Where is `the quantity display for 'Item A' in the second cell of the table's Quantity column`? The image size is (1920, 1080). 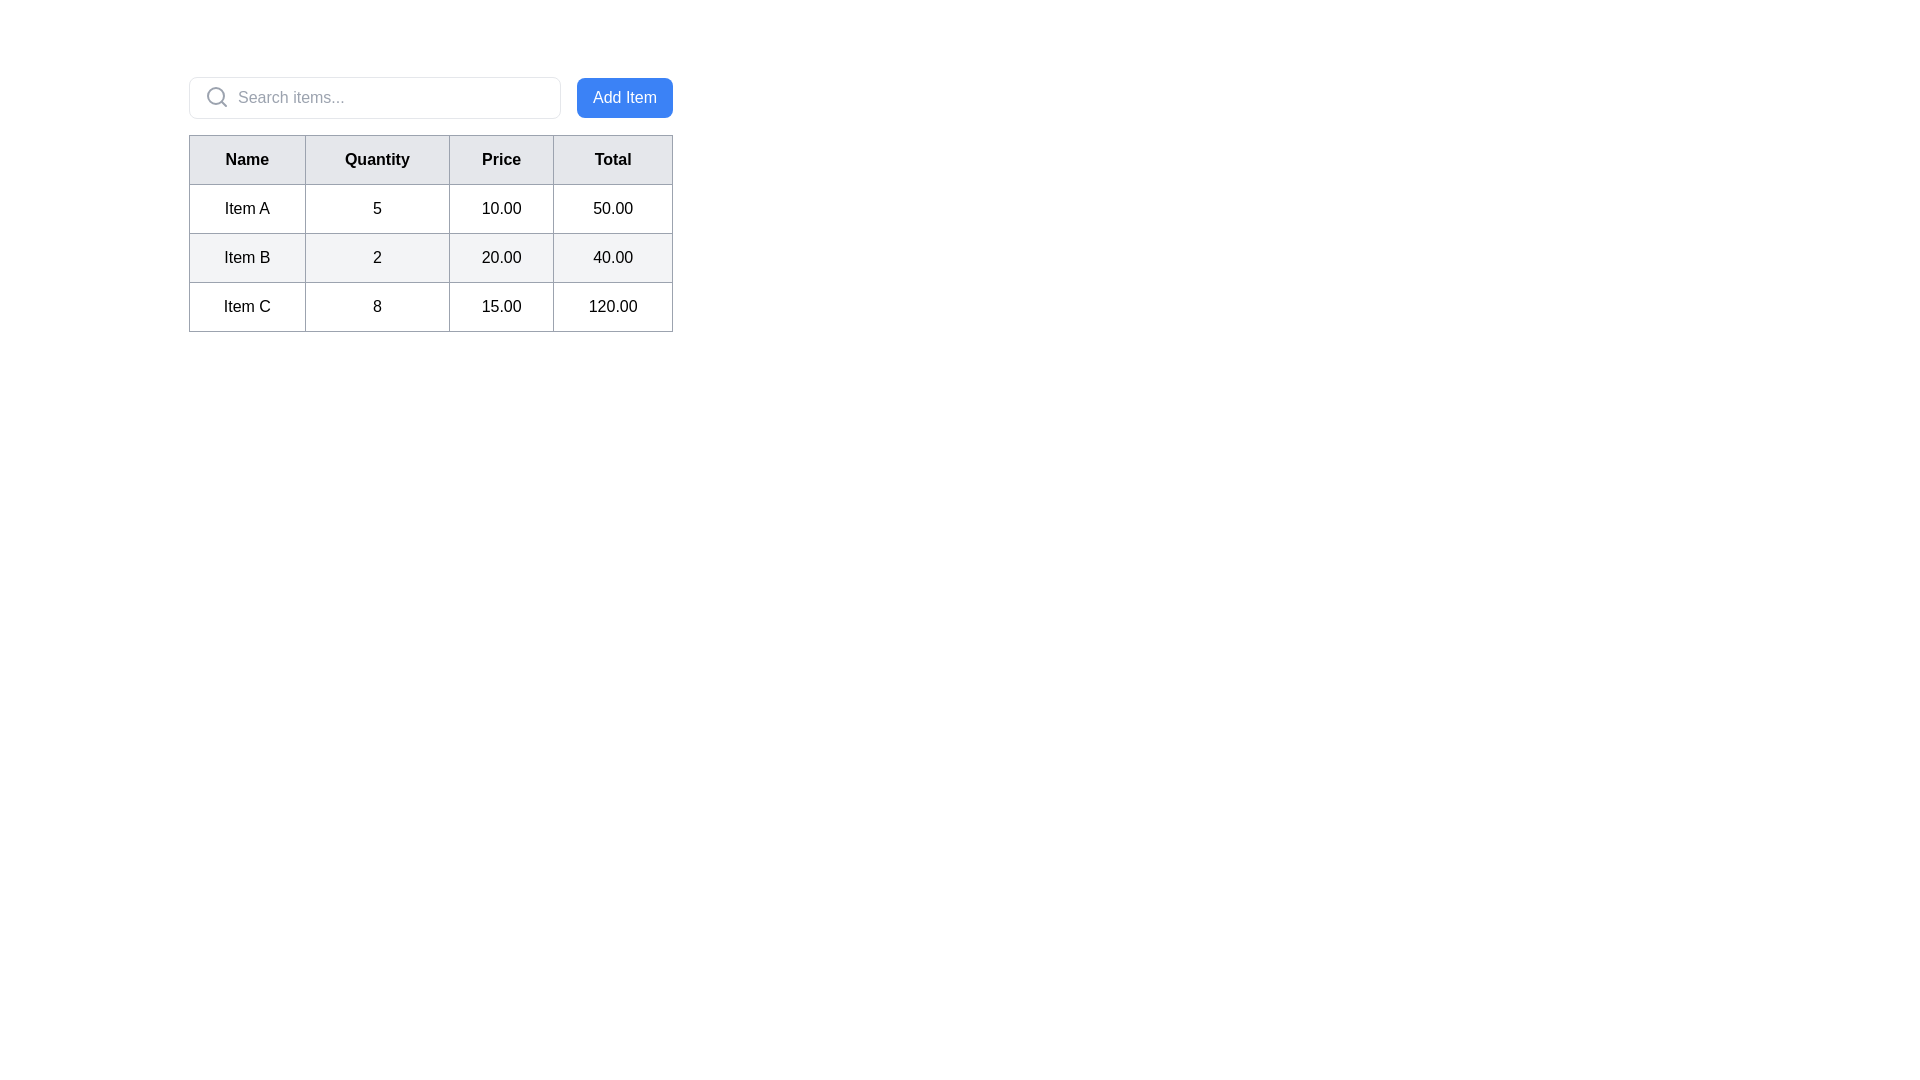 the quantity display for 'Item A' in the second cell of the table's Quantity column is located at coordinates (377, 208).